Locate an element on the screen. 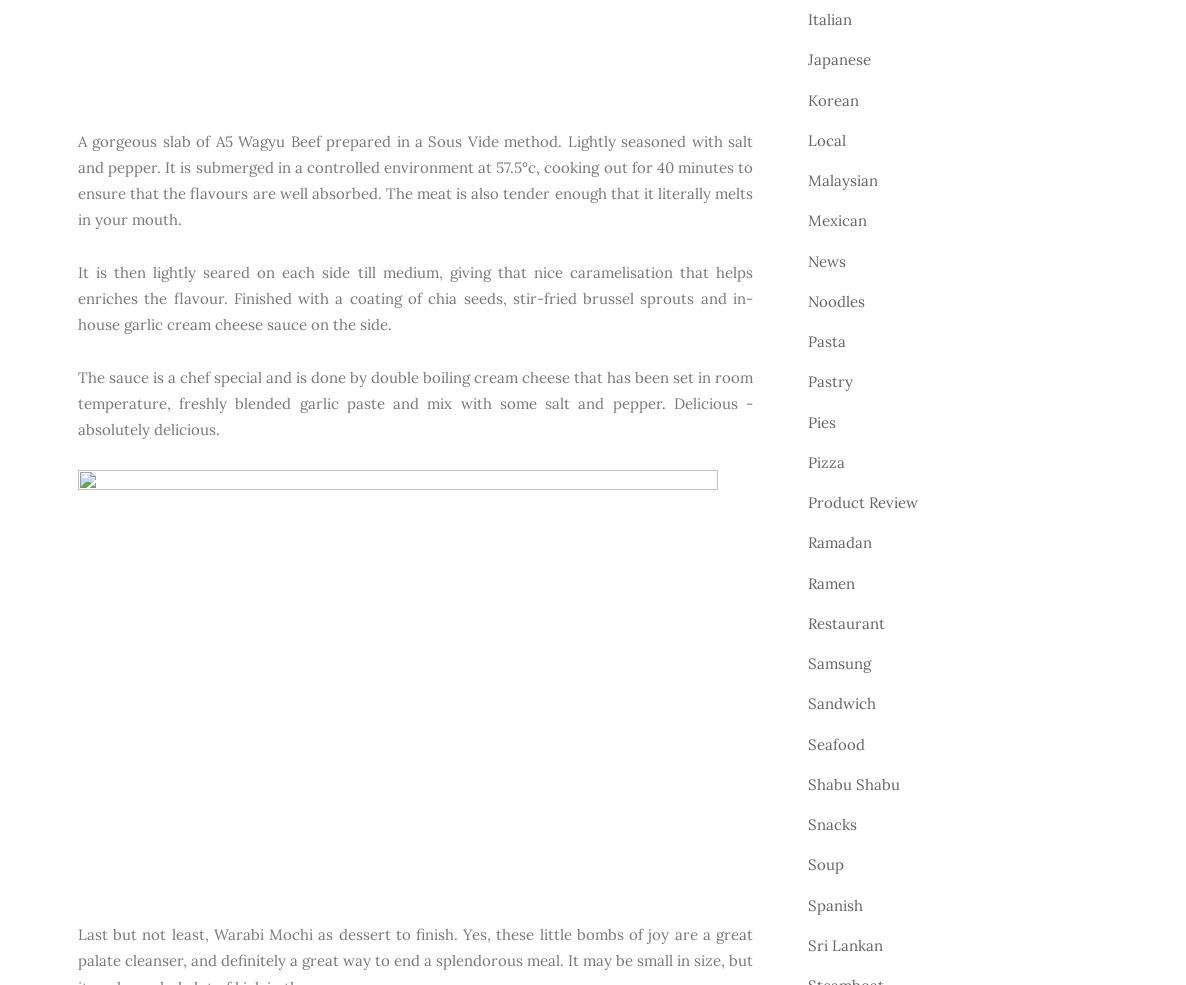 This screenshot has height=985, width=1186. 'Seafood' is located at coordinates (835, 743).